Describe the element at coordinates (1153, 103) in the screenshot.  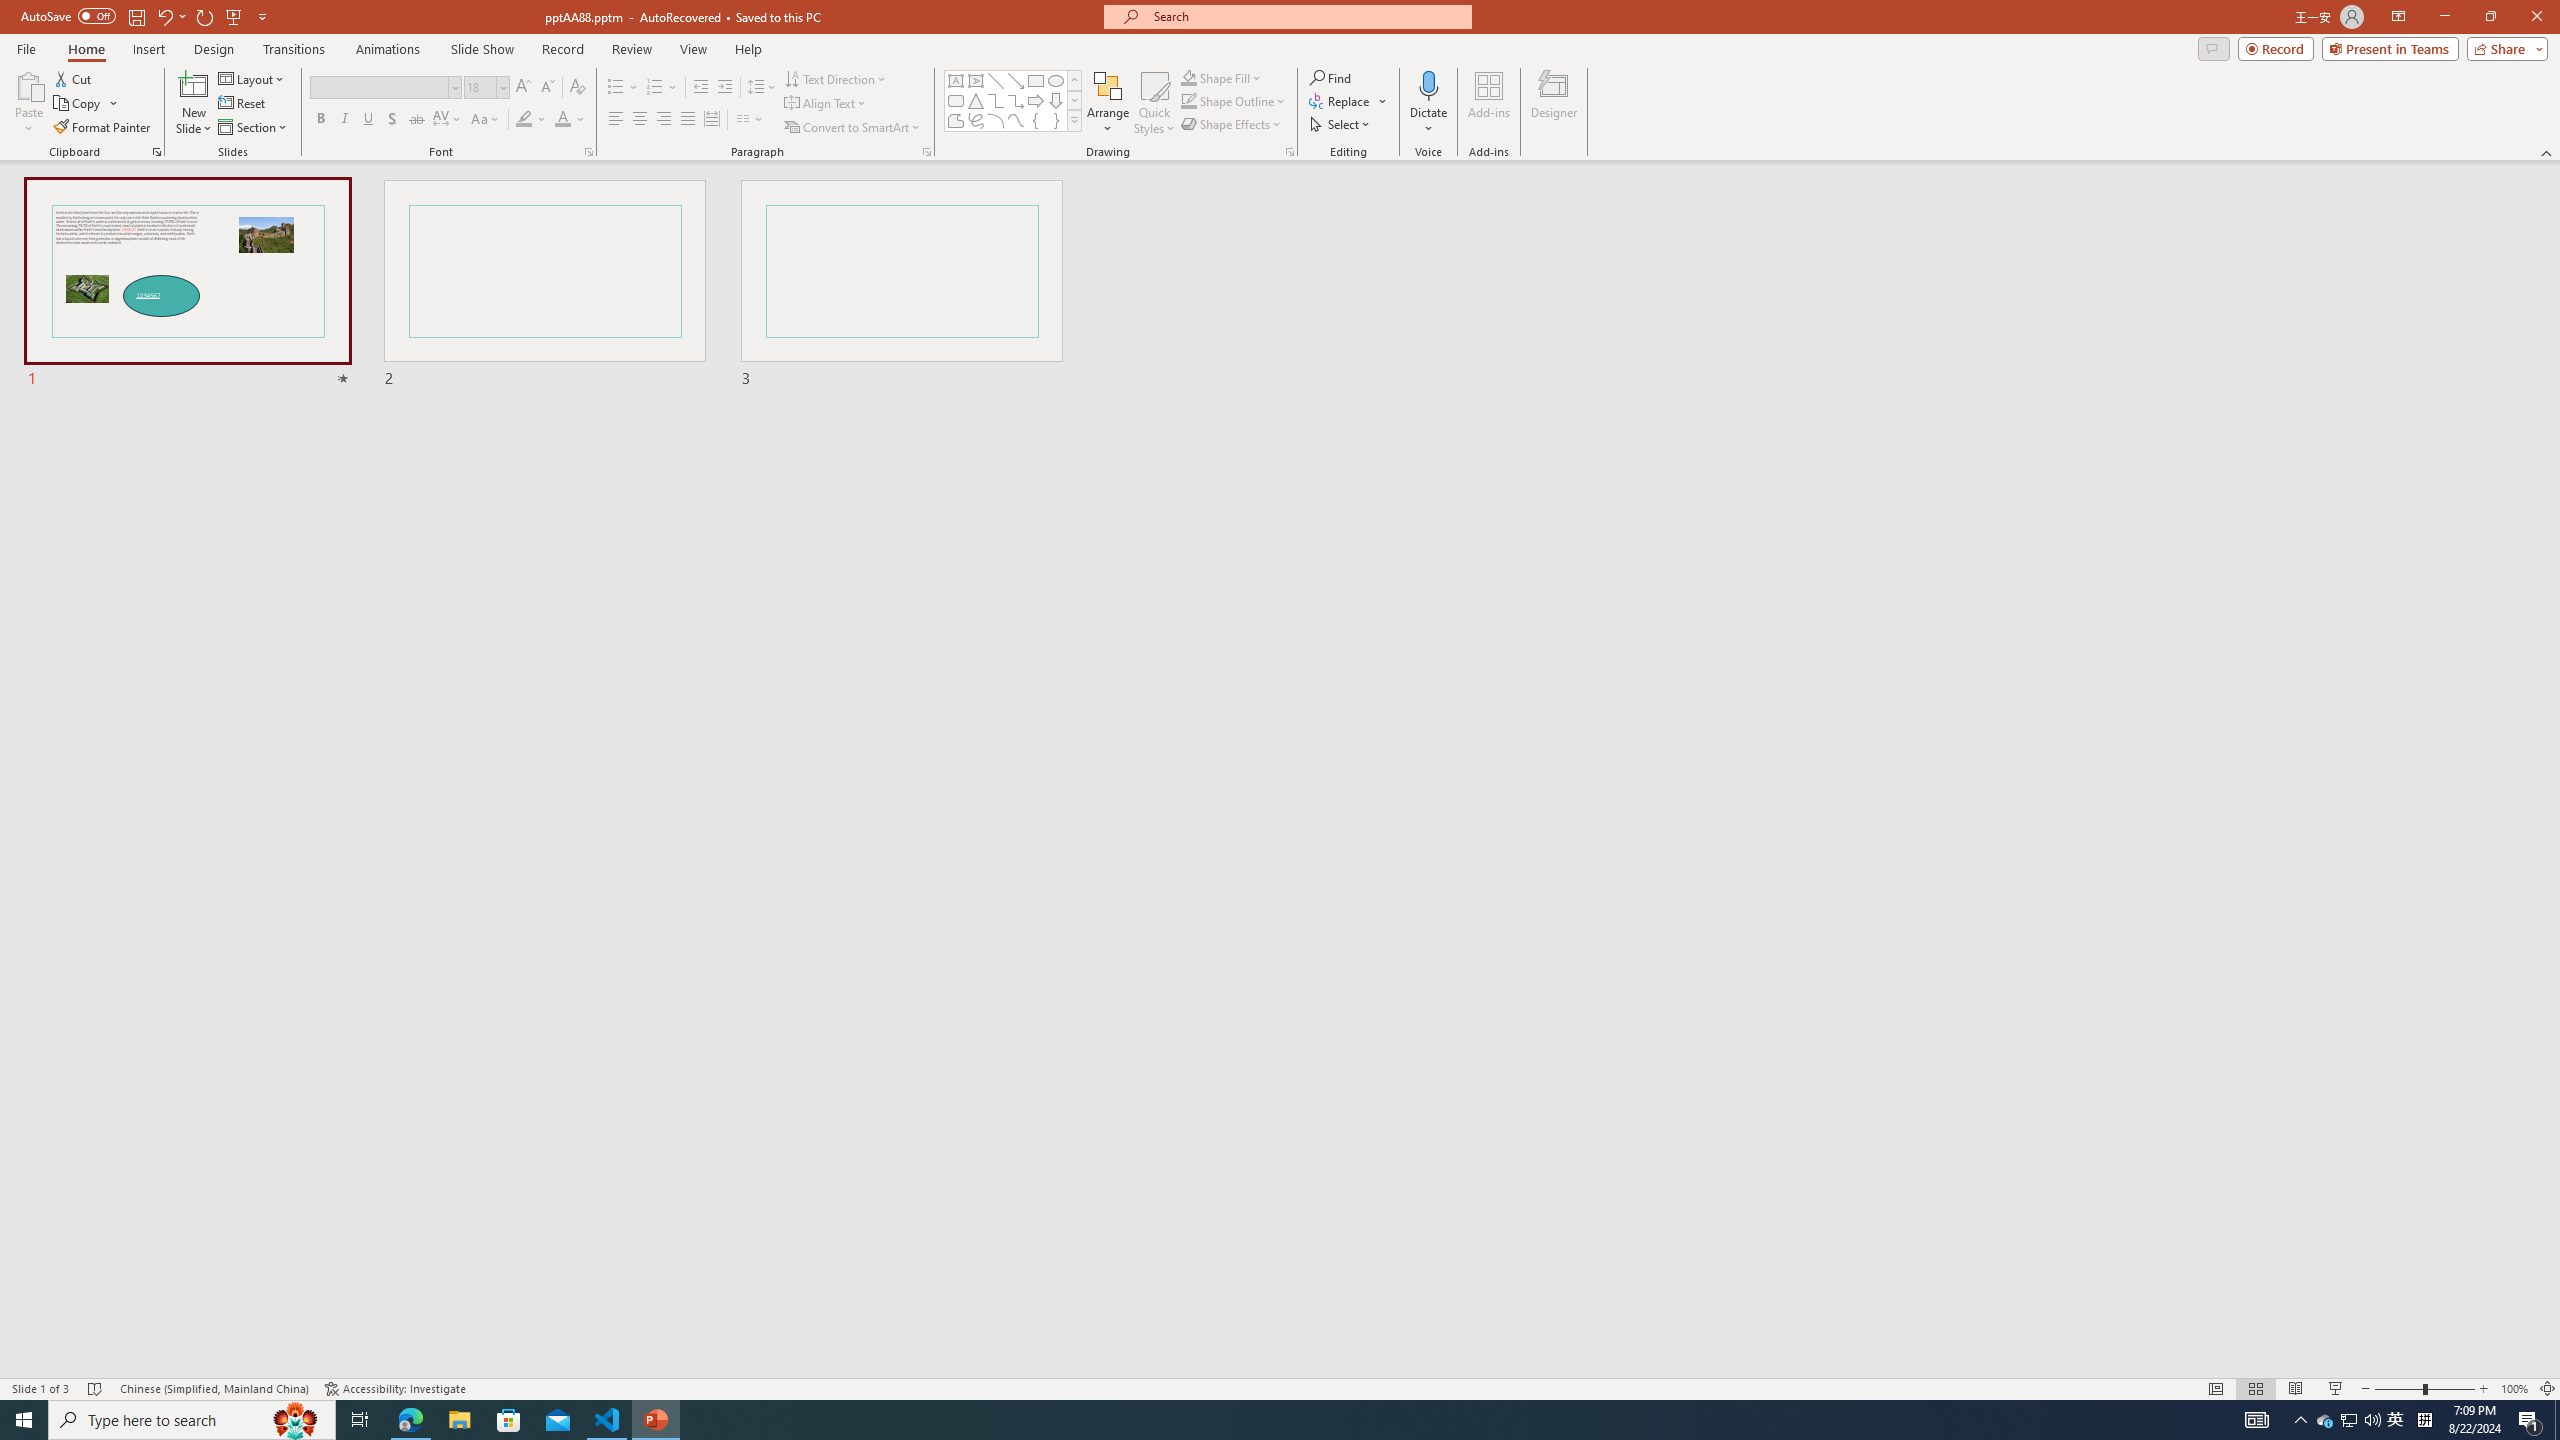
I see `'Quick Styles'` at that location.